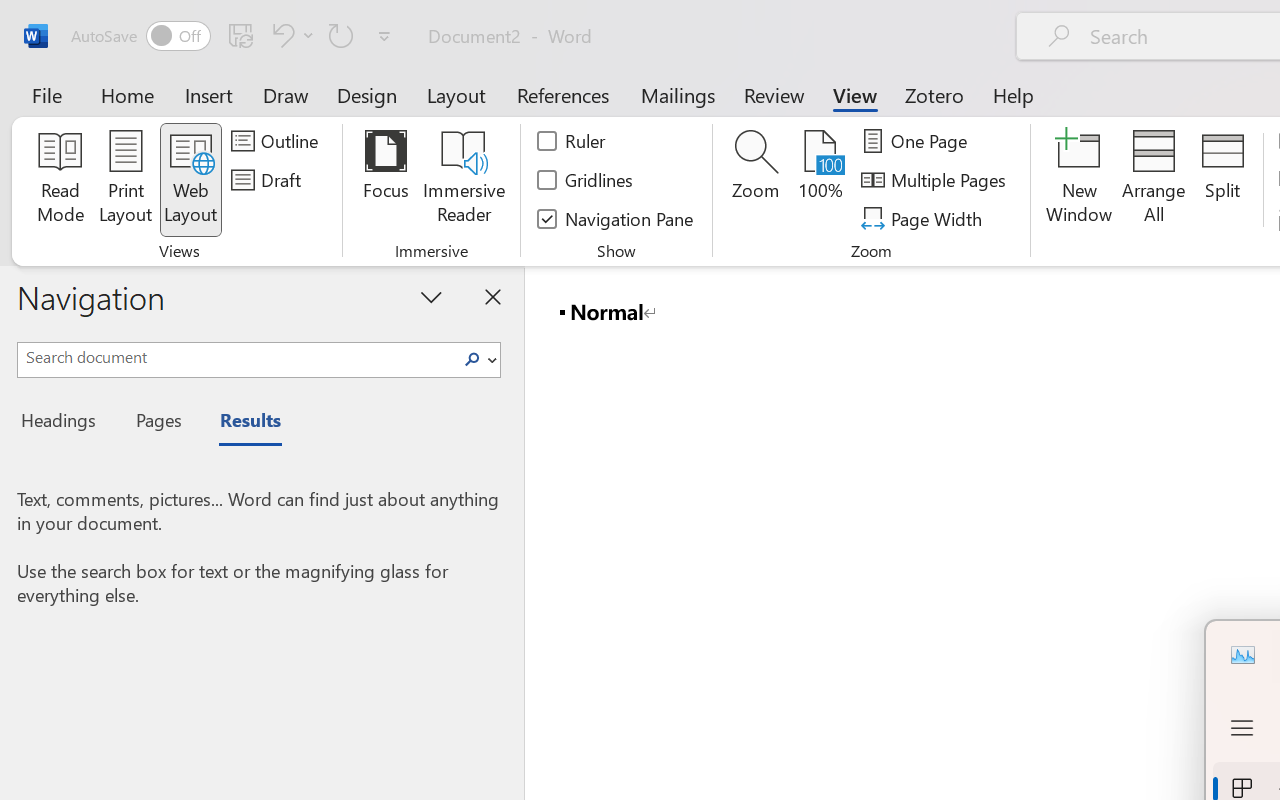 This screenshot has height=800, width=1280. What do you see at coordinates (431, 296) in the screenshot?
I see `'Task Pane Options'` at bounding box center [431, 296].